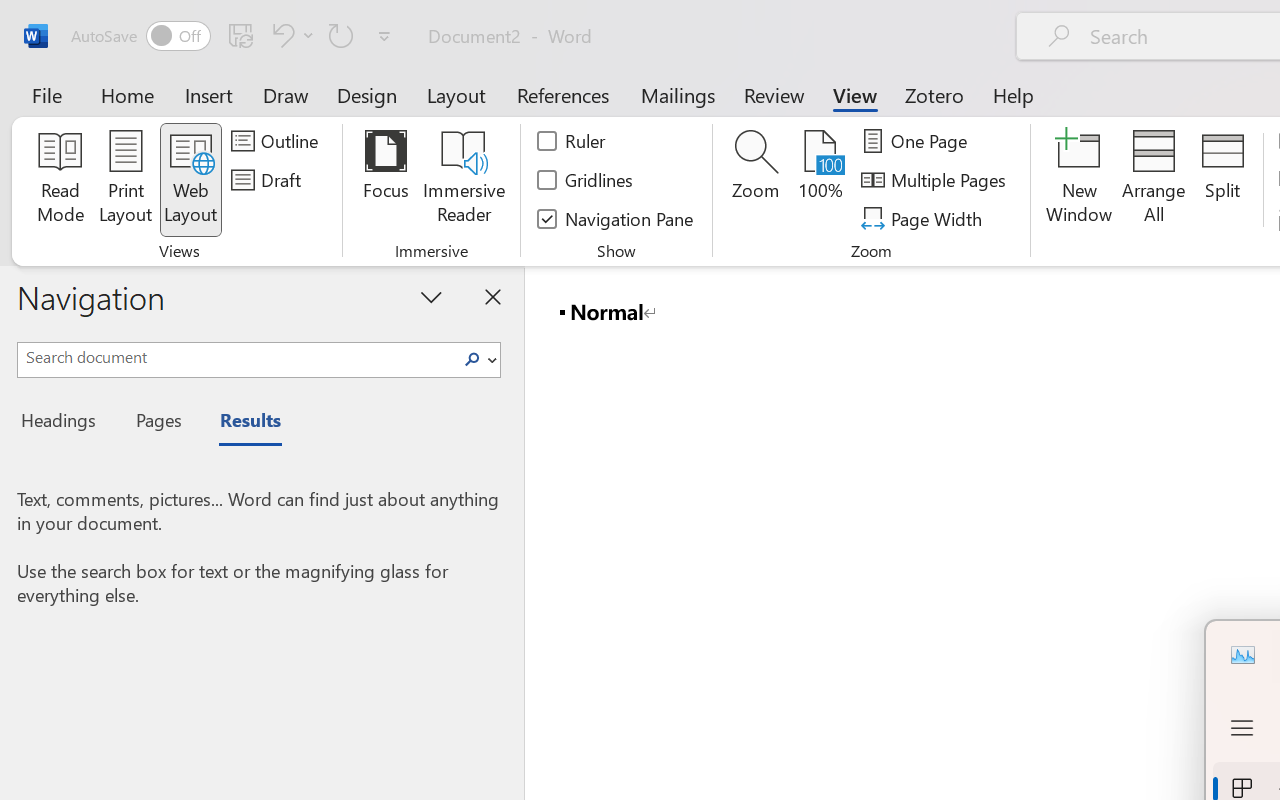 This screenshot has height=800, width=1280. What do you see at coordinates (431, 296) in the screenshot?
I see `'Task Pane Options'` at bounding box center [431, 296].